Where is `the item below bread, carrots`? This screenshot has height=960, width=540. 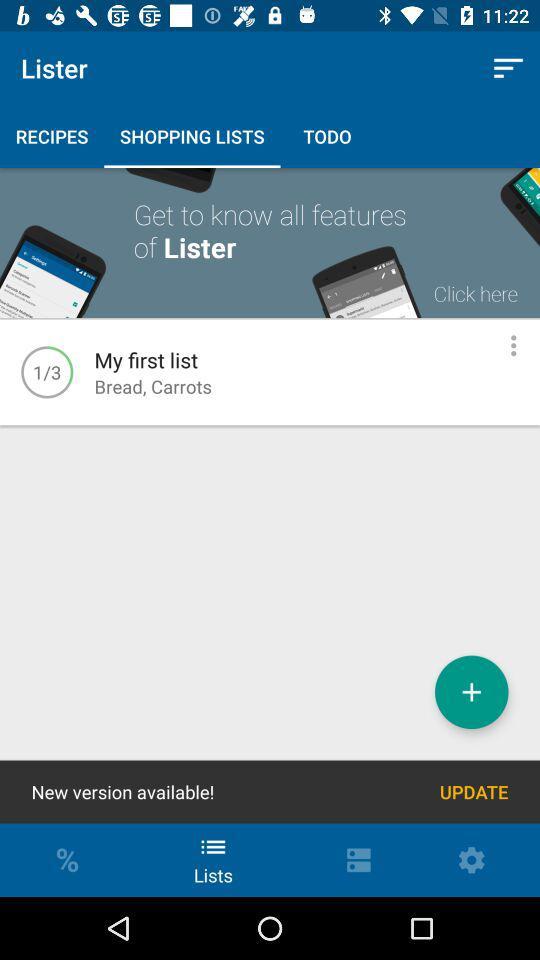
the item below bread, carrots is located at coordinates (471, 692).